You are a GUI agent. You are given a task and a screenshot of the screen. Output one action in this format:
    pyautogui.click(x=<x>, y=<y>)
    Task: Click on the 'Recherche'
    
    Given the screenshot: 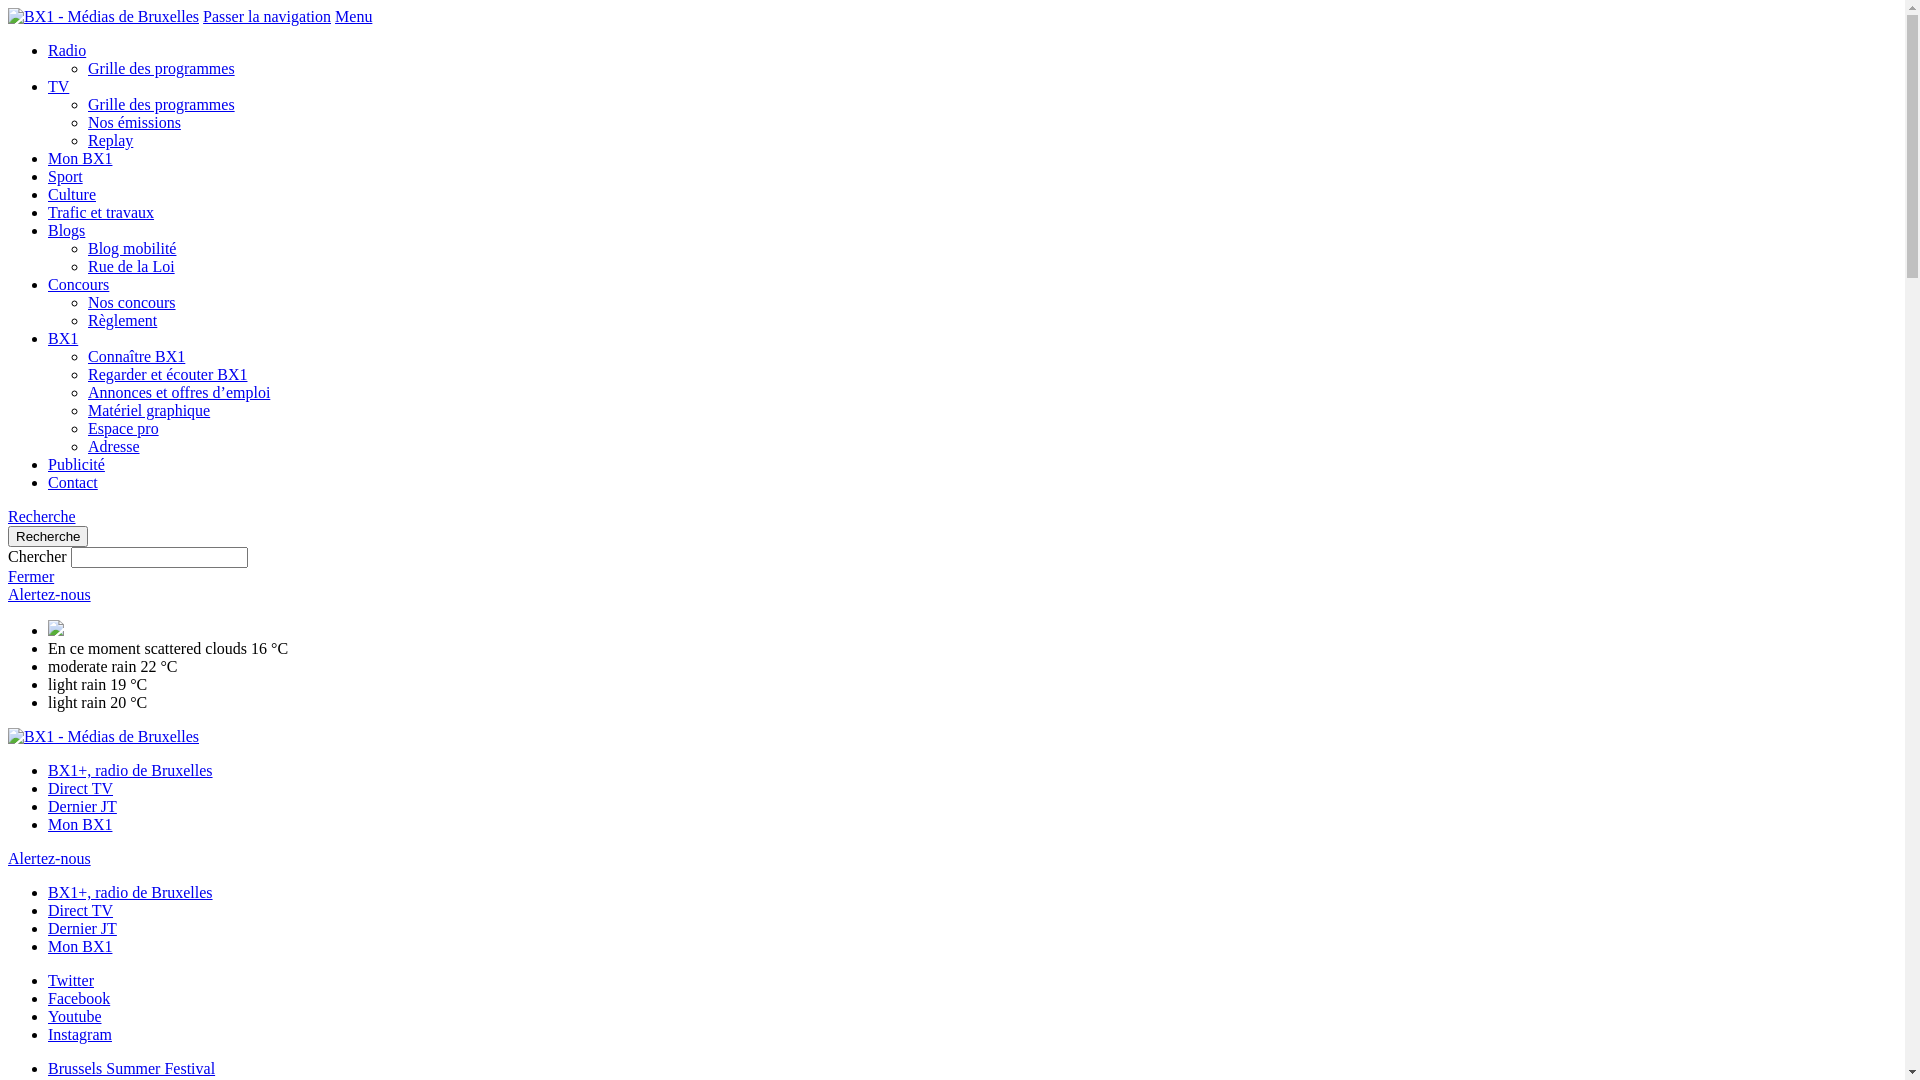 What is the action you would take?
    pyautogui.click(x=42, y=515)
    